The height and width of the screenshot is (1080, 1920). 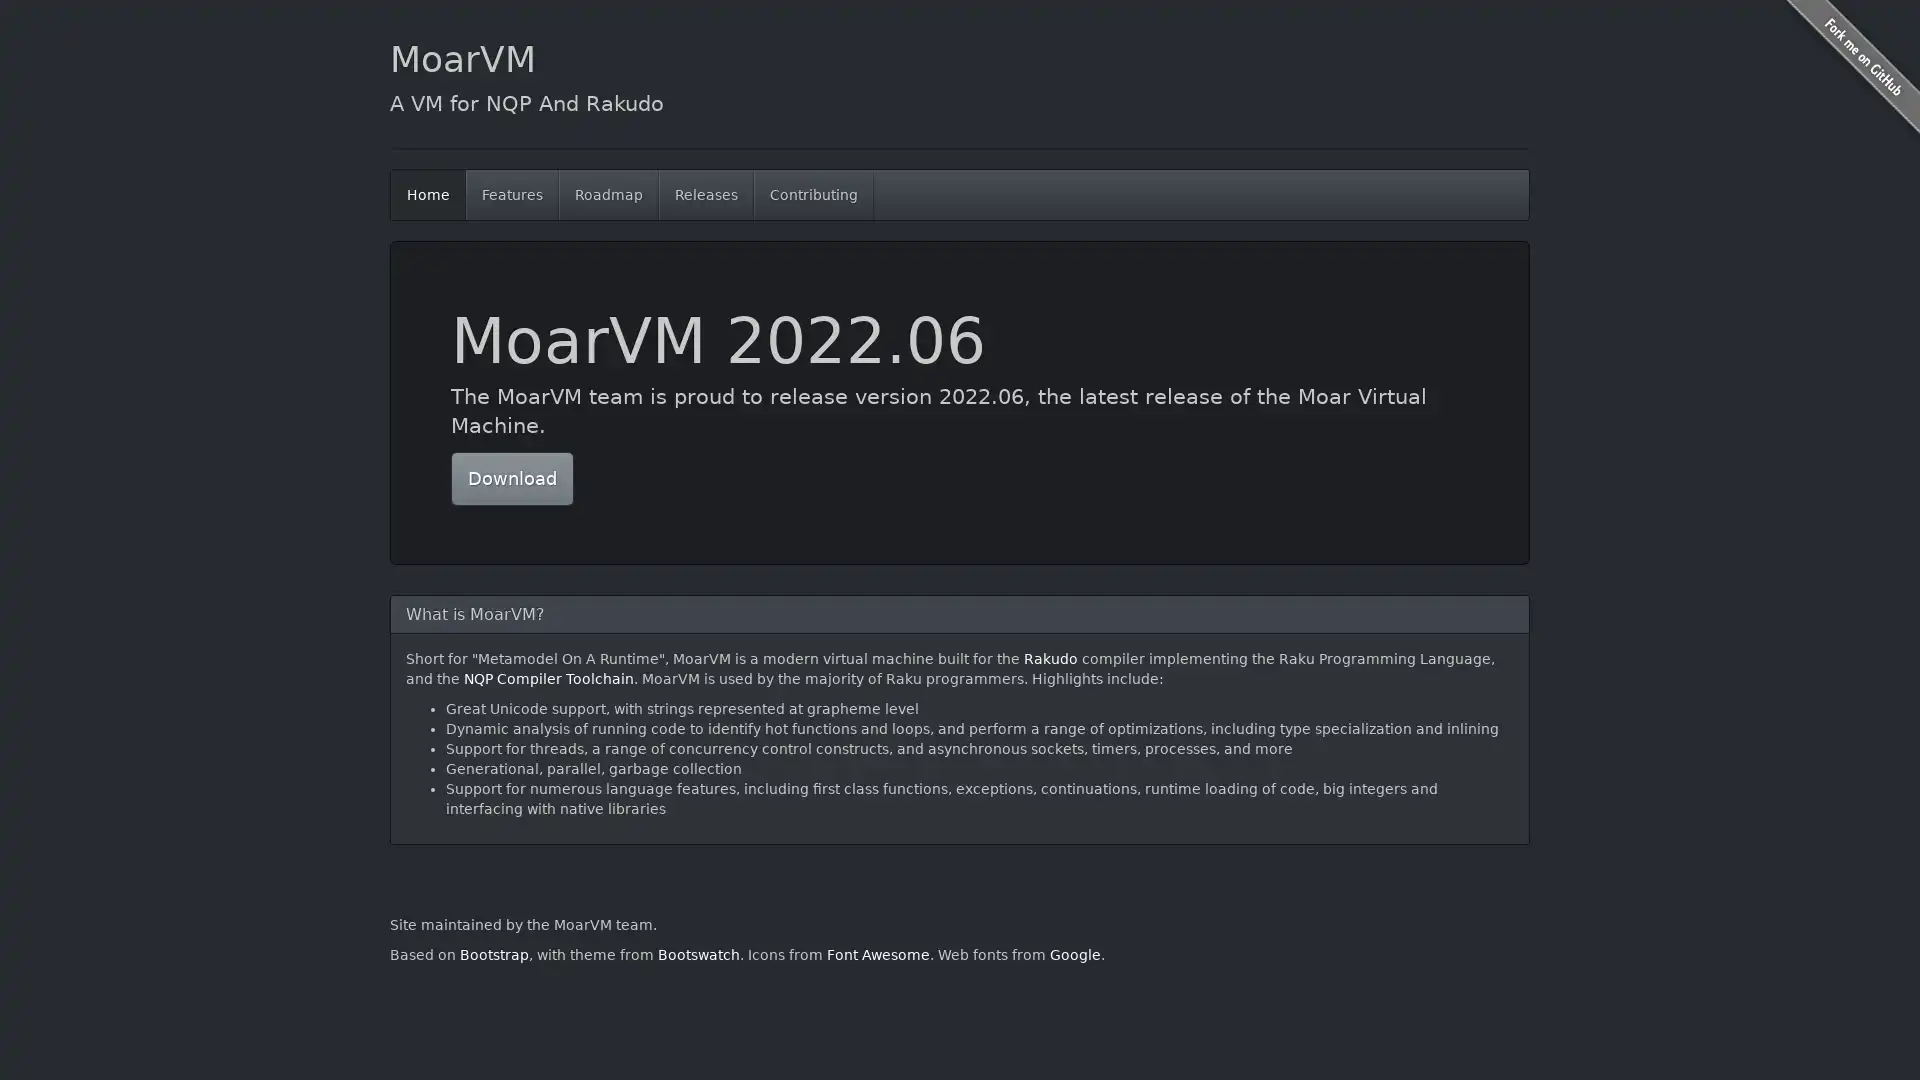 I want to click on Download, so click(x=512, y=478).